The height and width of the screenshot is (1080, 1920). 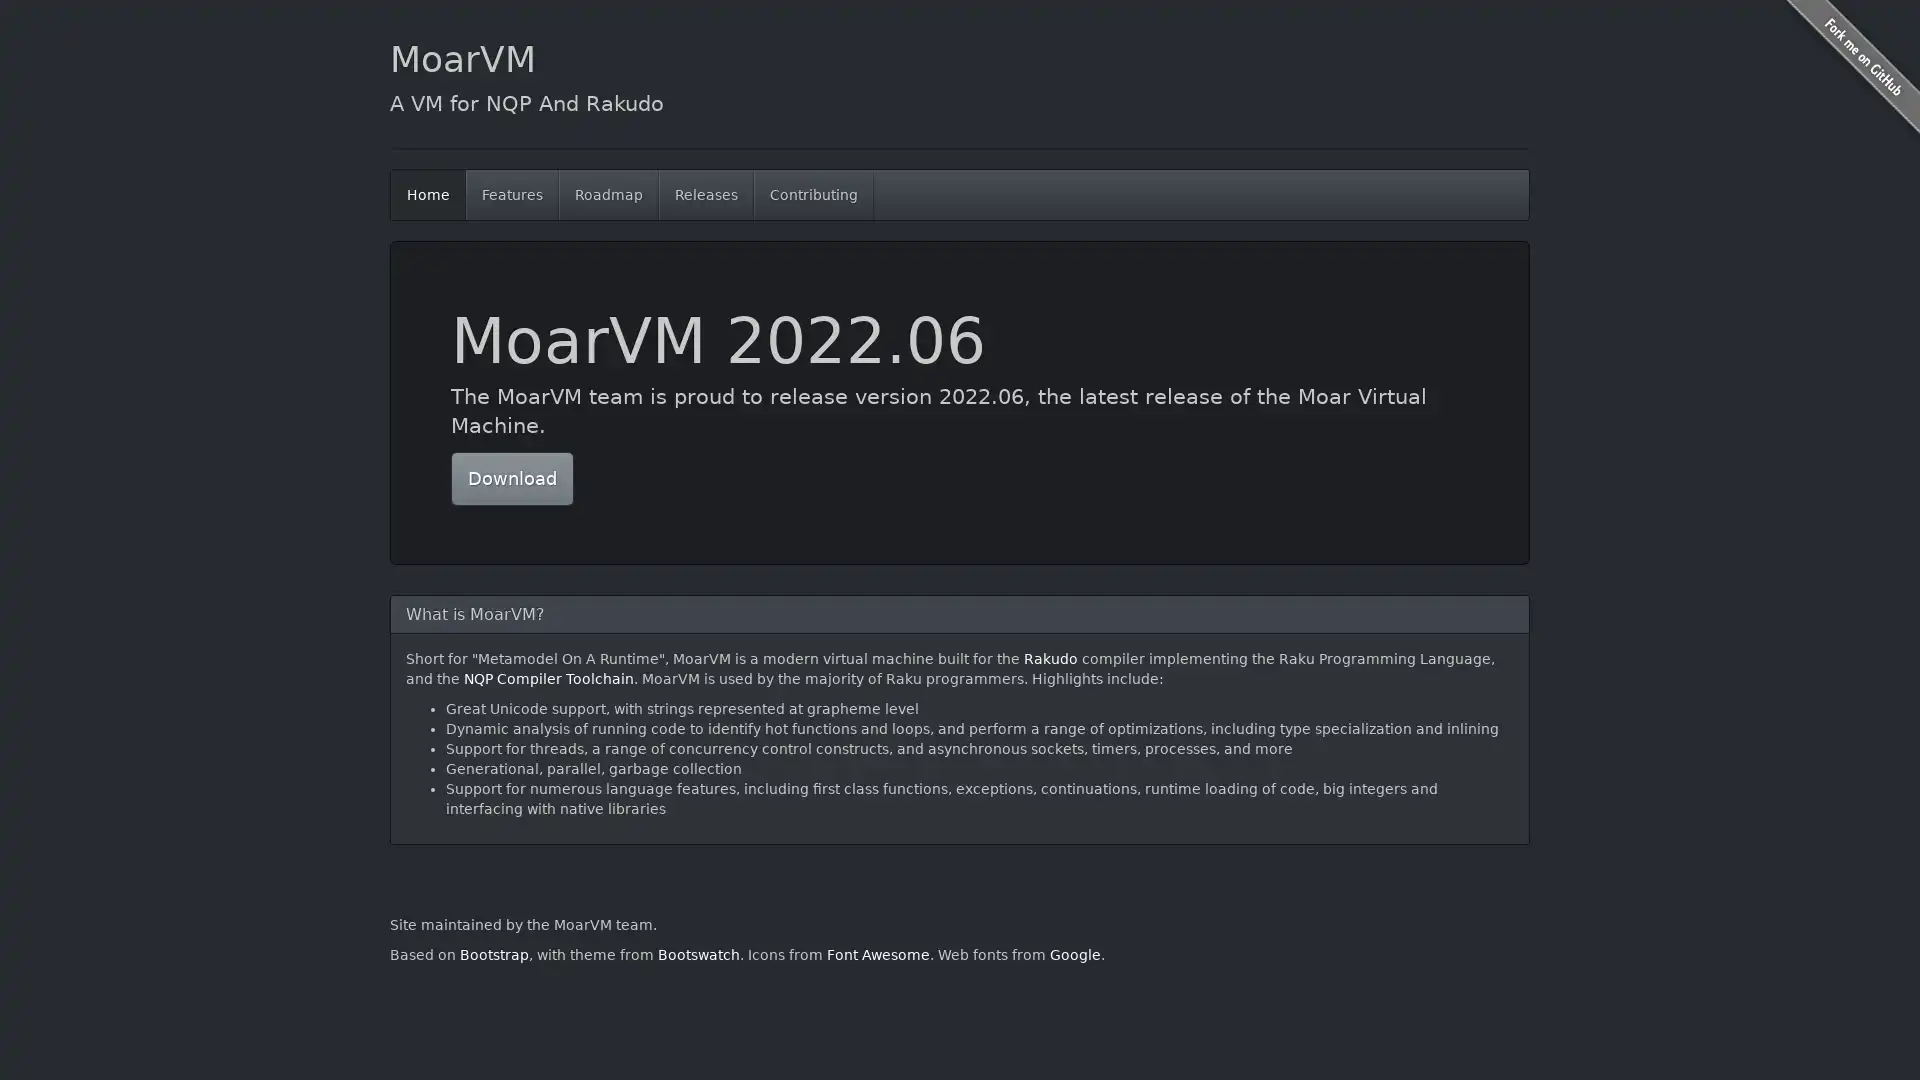 I want to click on Download, so click(x=512, y=478).